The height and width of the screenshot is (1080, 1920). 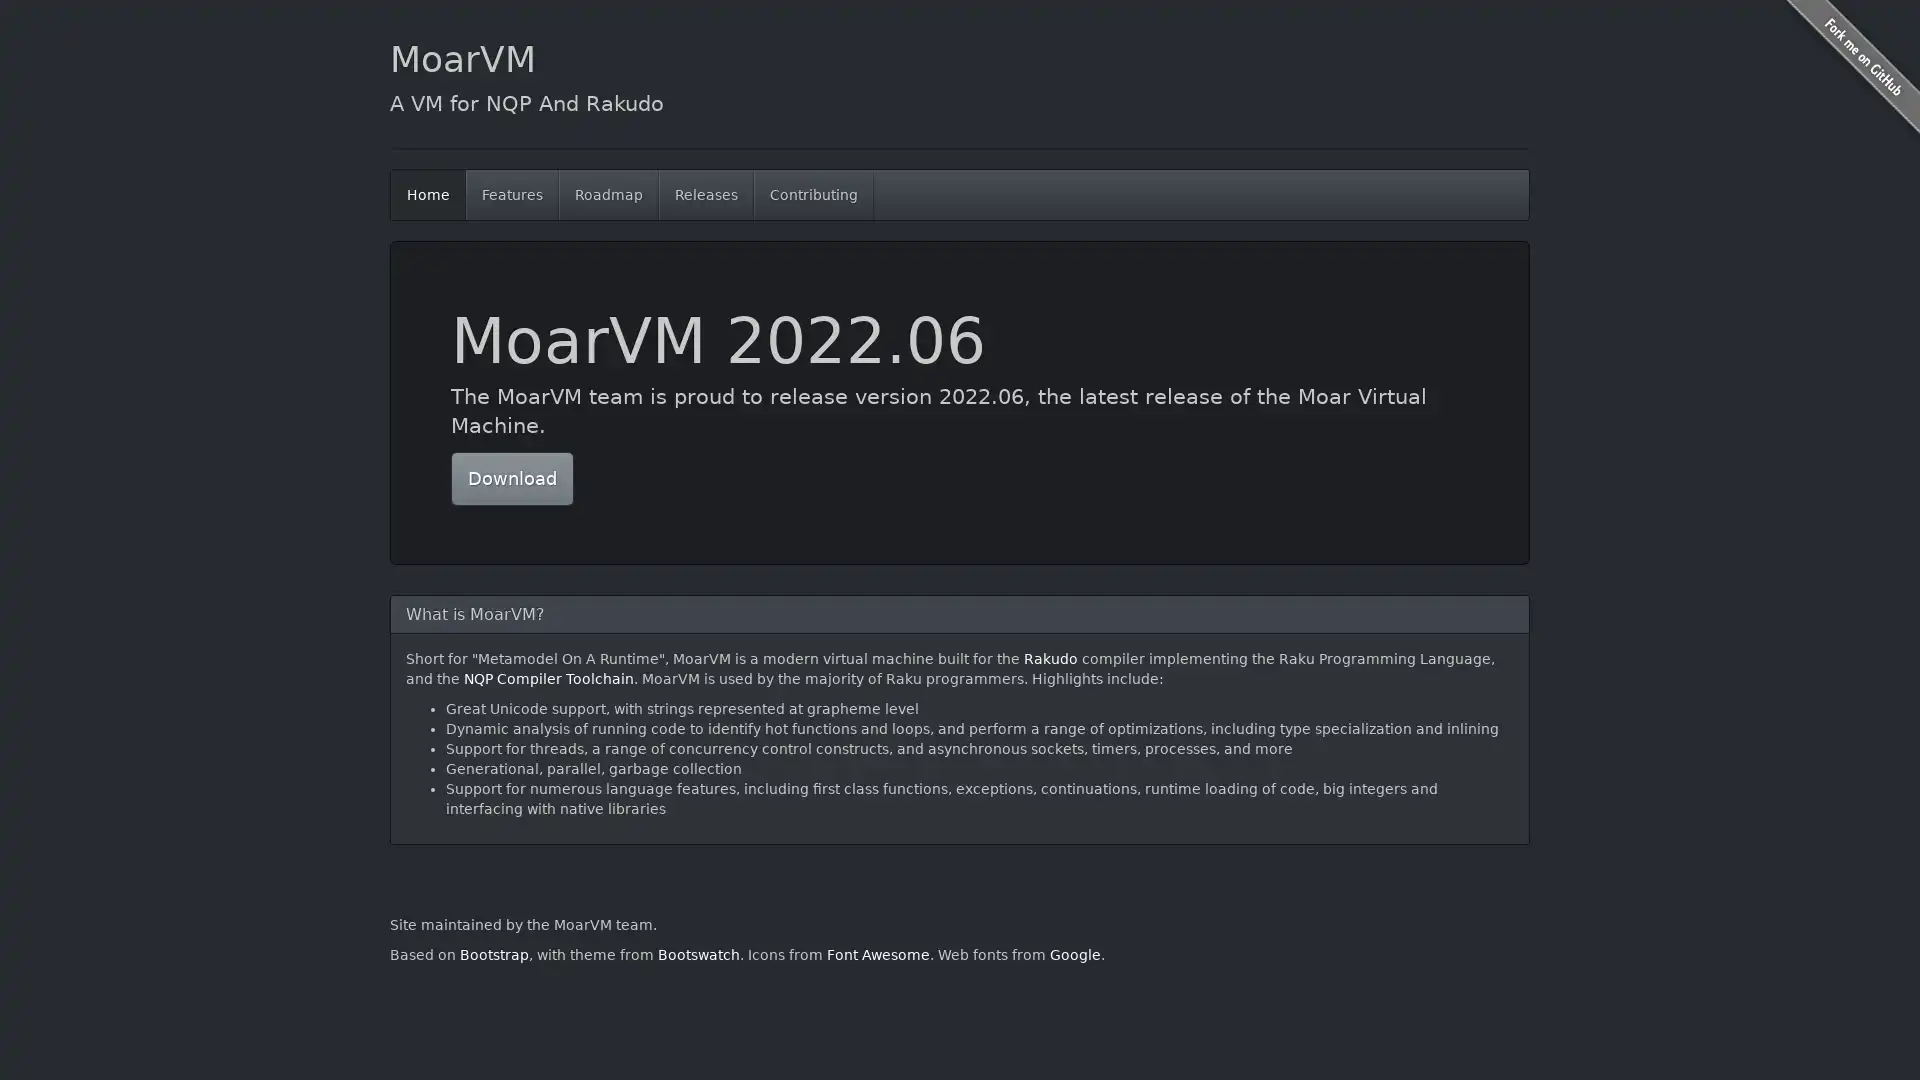 I want to click on Download, so click(x=512, y=478).